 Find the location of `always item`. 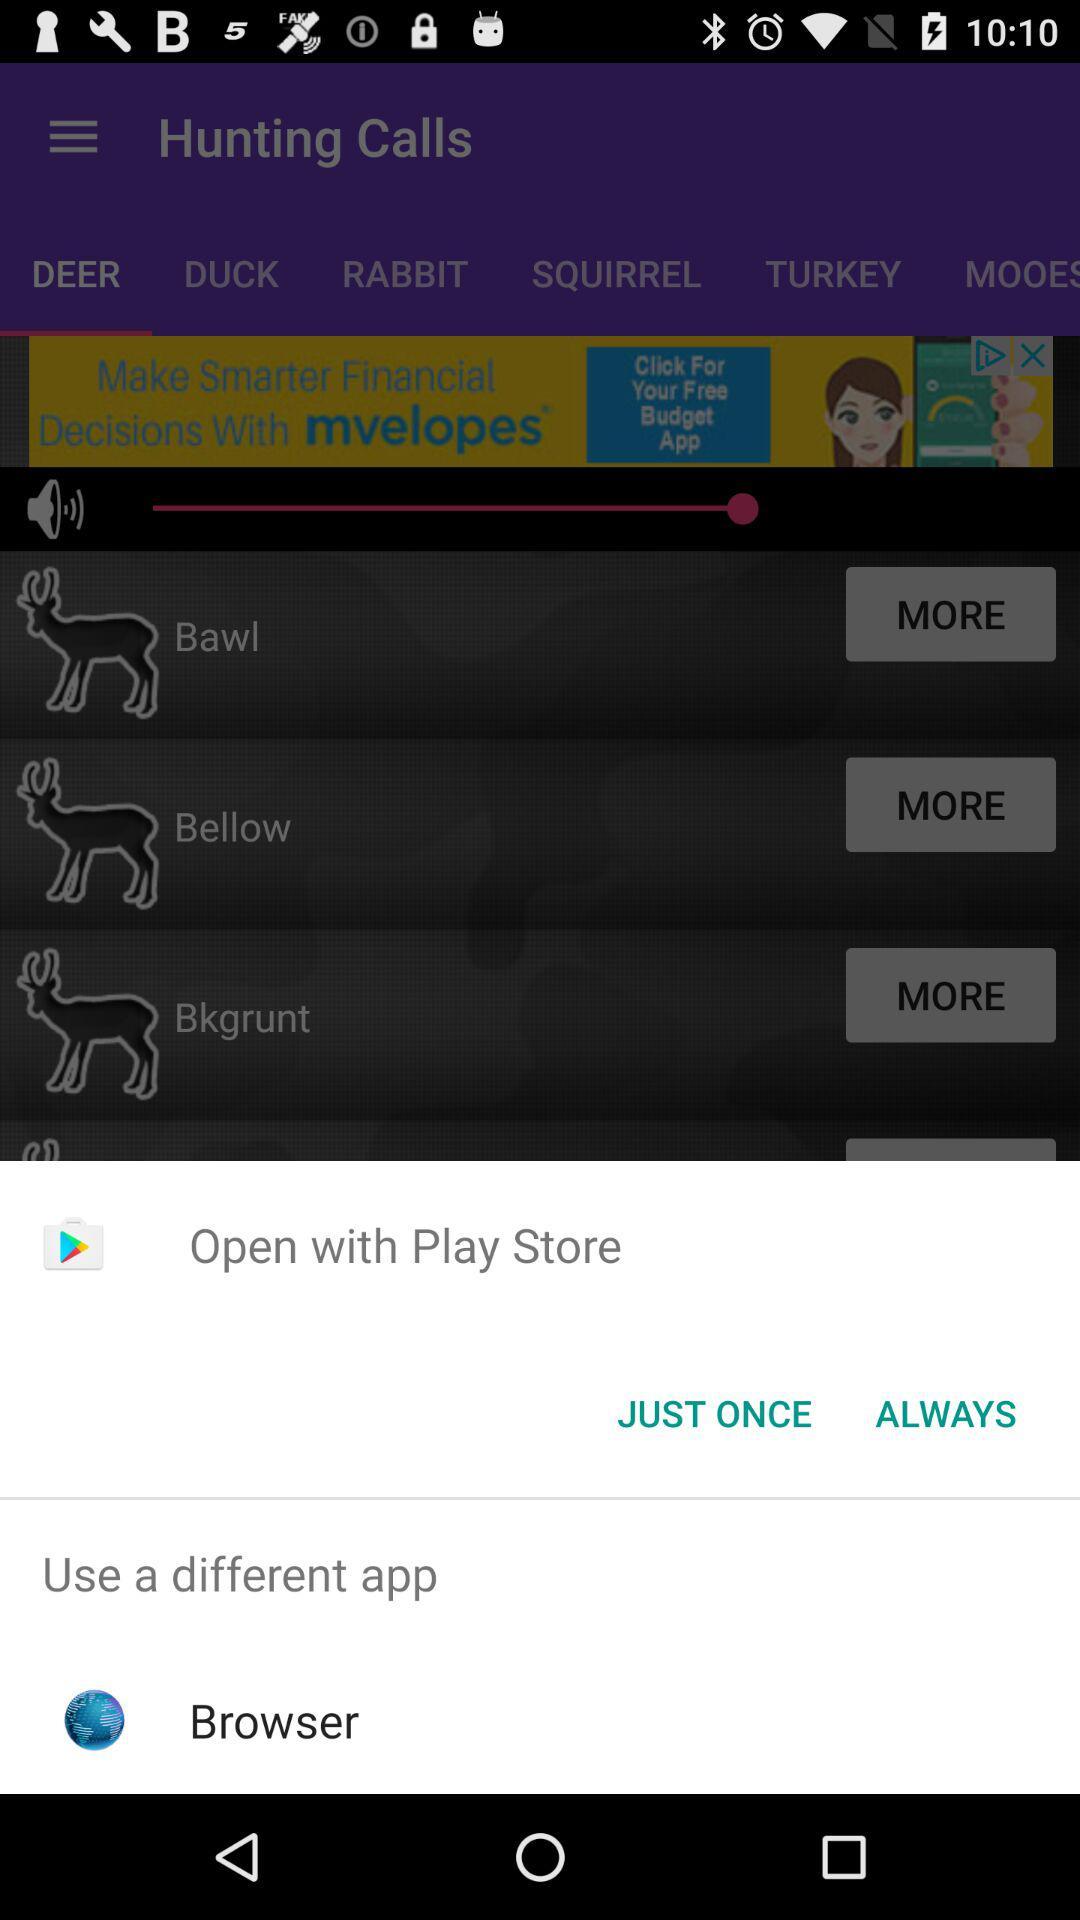

always item is located at coordinates (945, 1411).